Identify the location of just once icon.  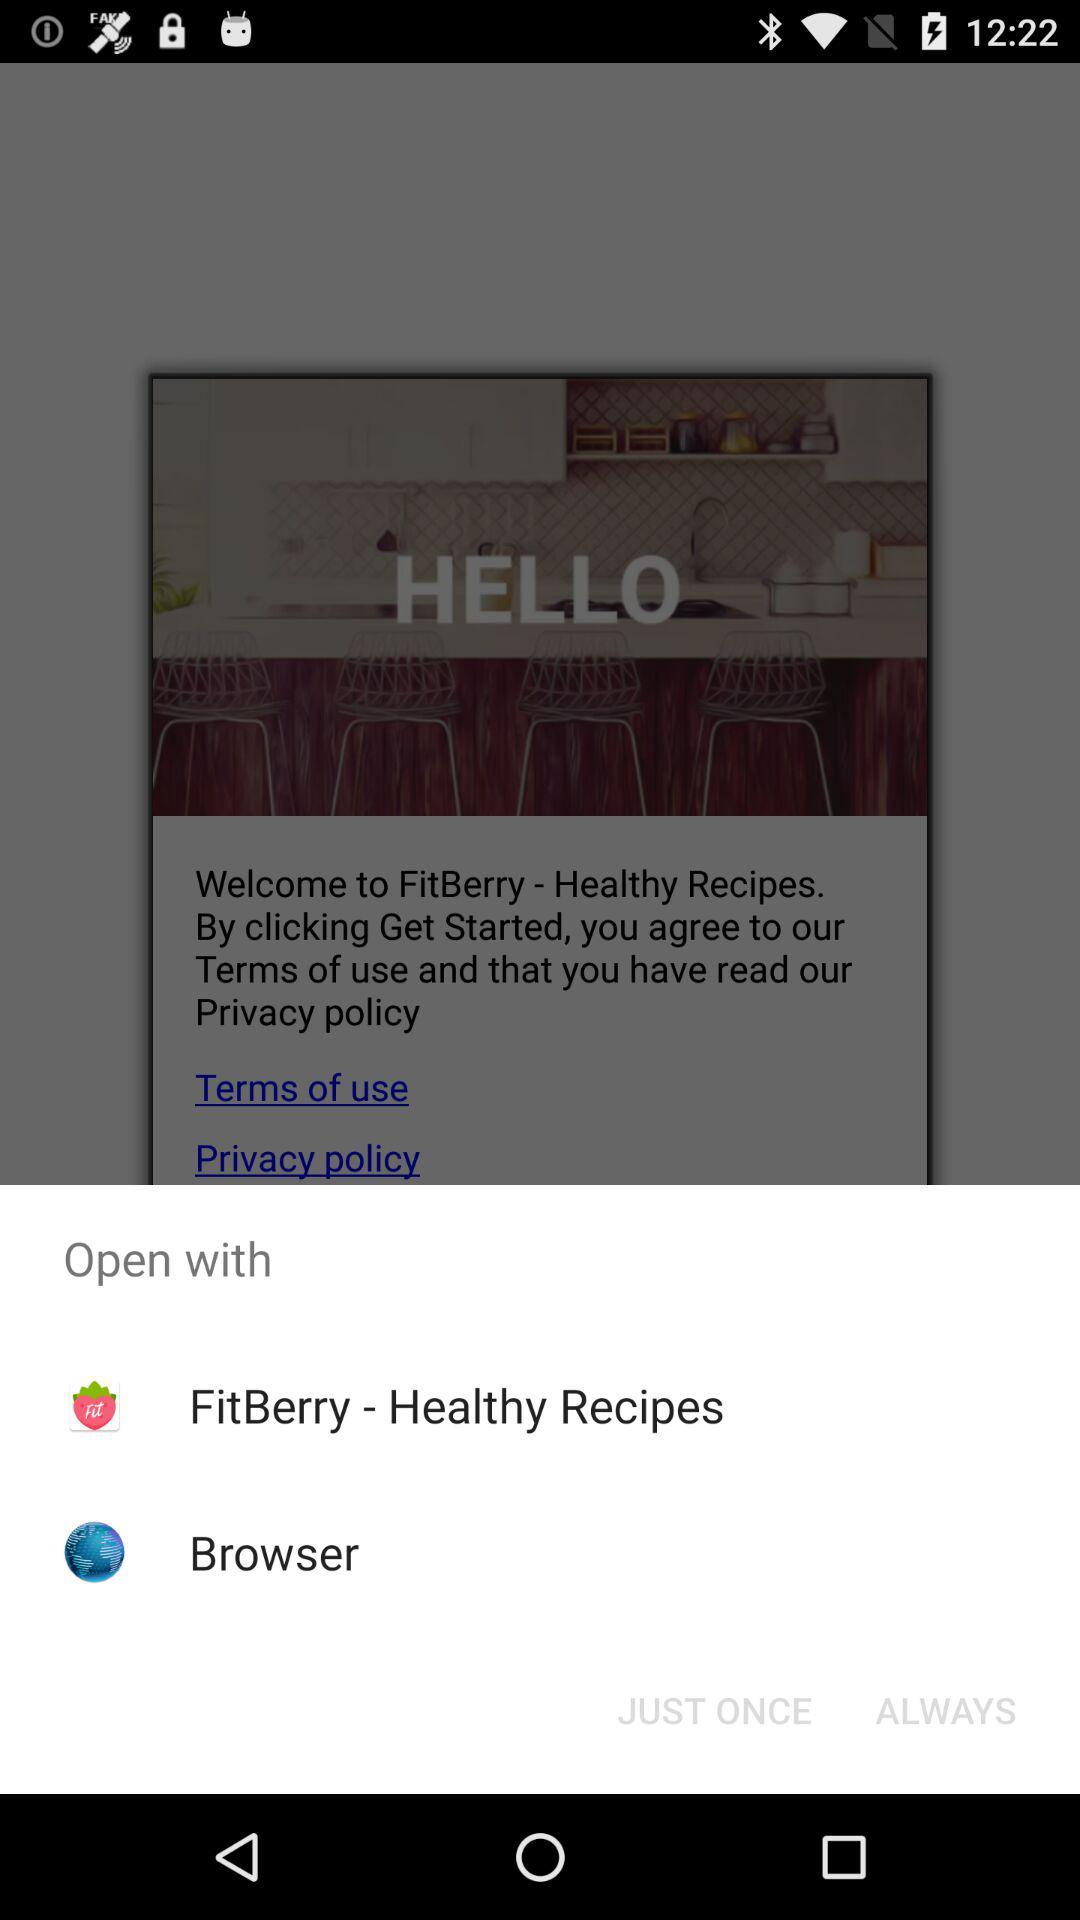
(713, 1708).